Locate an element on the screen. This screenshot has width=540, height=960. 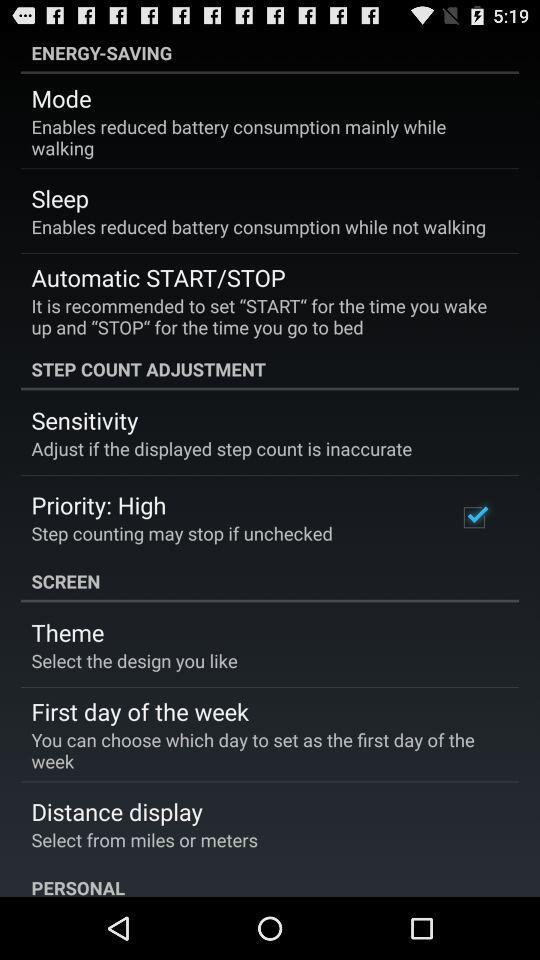
the theme item is located at coordinates (67, 631).